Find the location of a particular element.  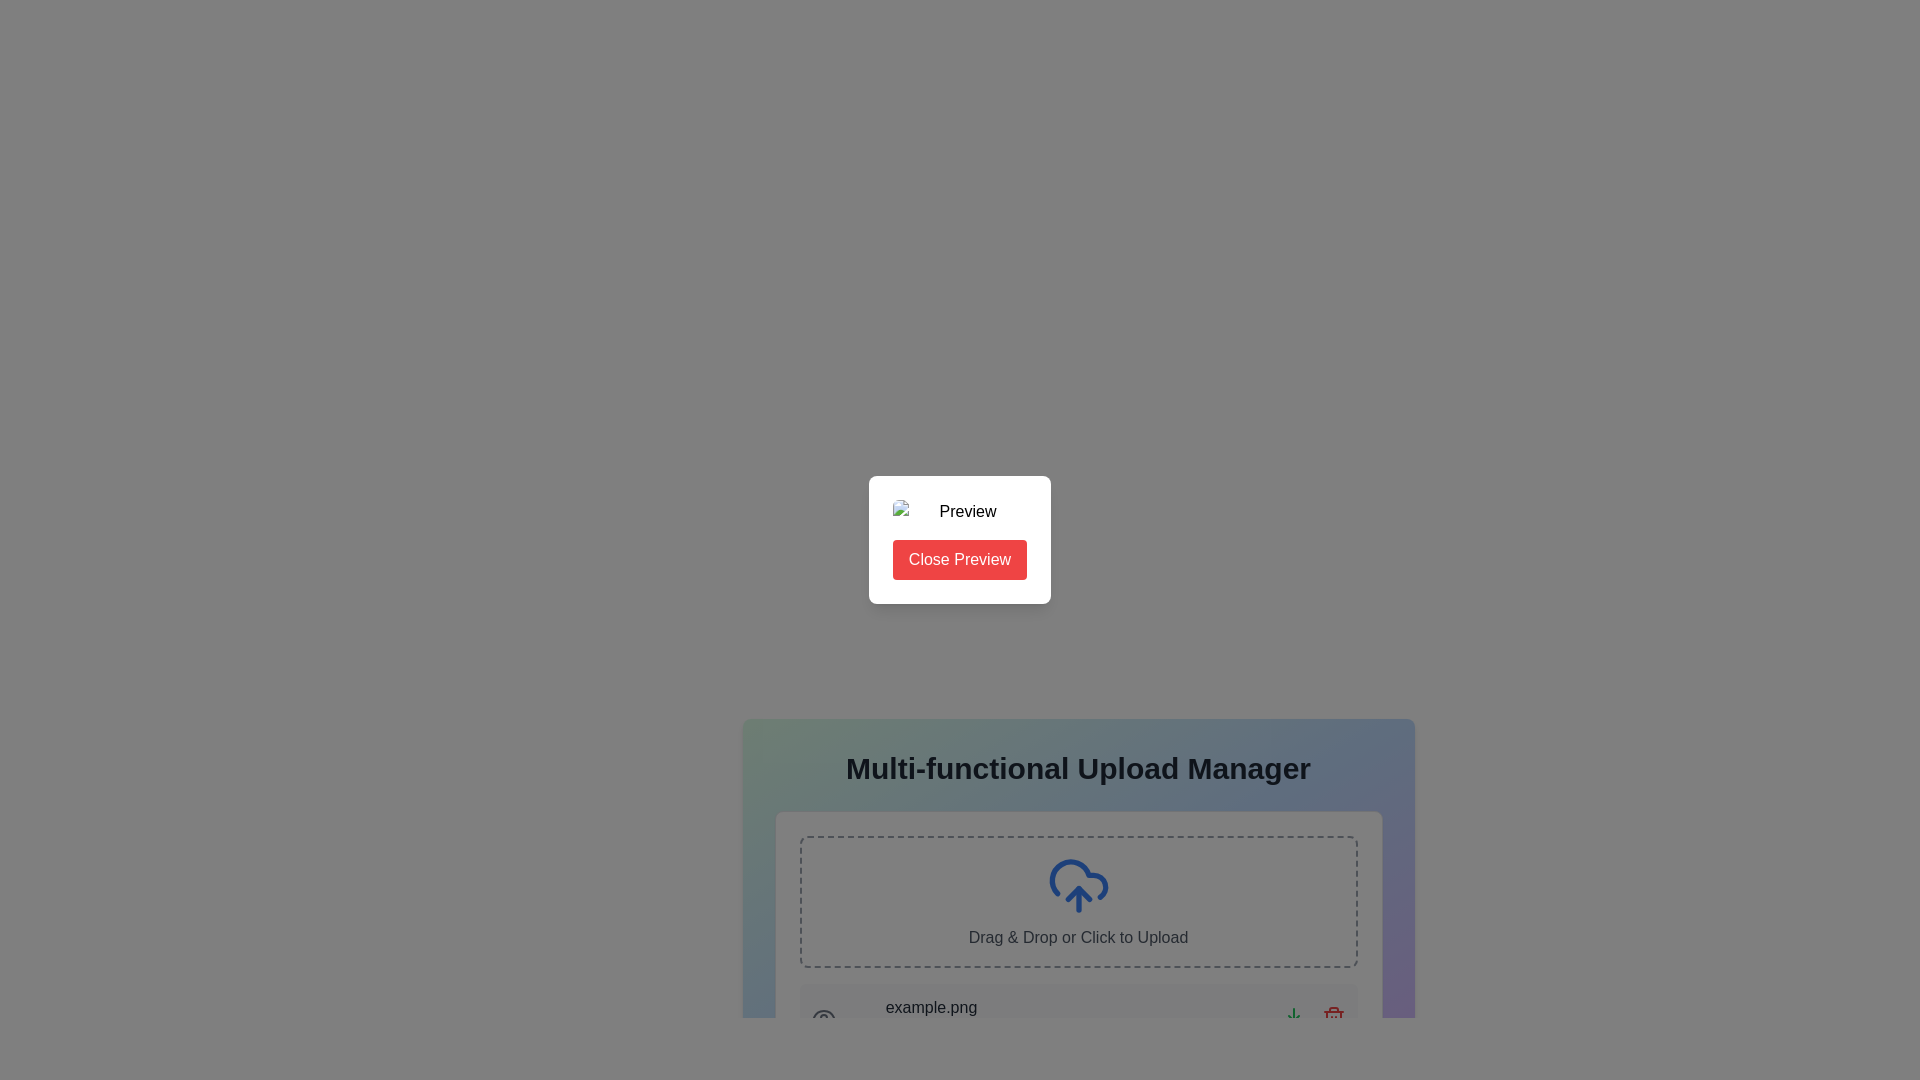

the delete icon button located on the far right side of the horizontal row of icons to observe the hover effect is located at coordinates (1333, 1018).